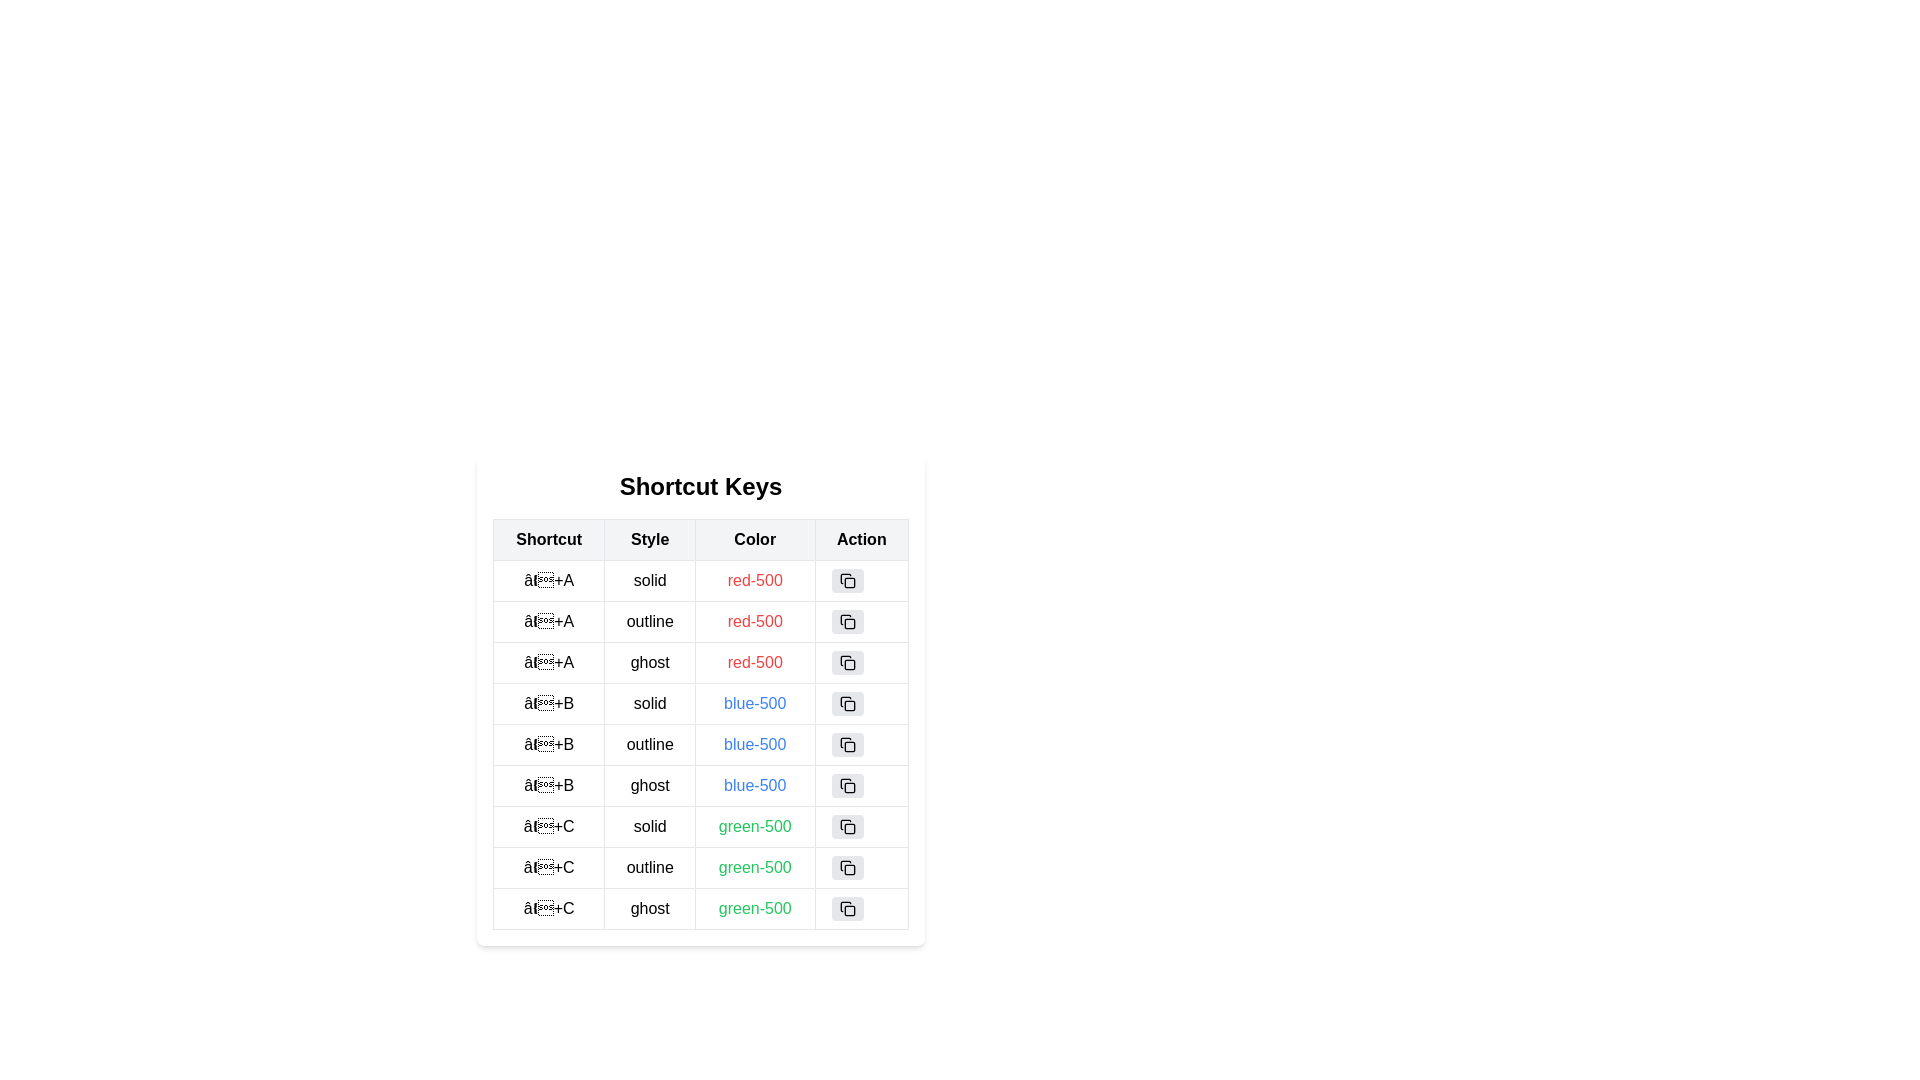  Describe the element at coordinates (650, 785) in the screenshot. I see `the static text 'ghost' styled in standard font, located in the third column under the 'Style' header, corresponding to the shortcut key combination '⌘+B'` at that location.